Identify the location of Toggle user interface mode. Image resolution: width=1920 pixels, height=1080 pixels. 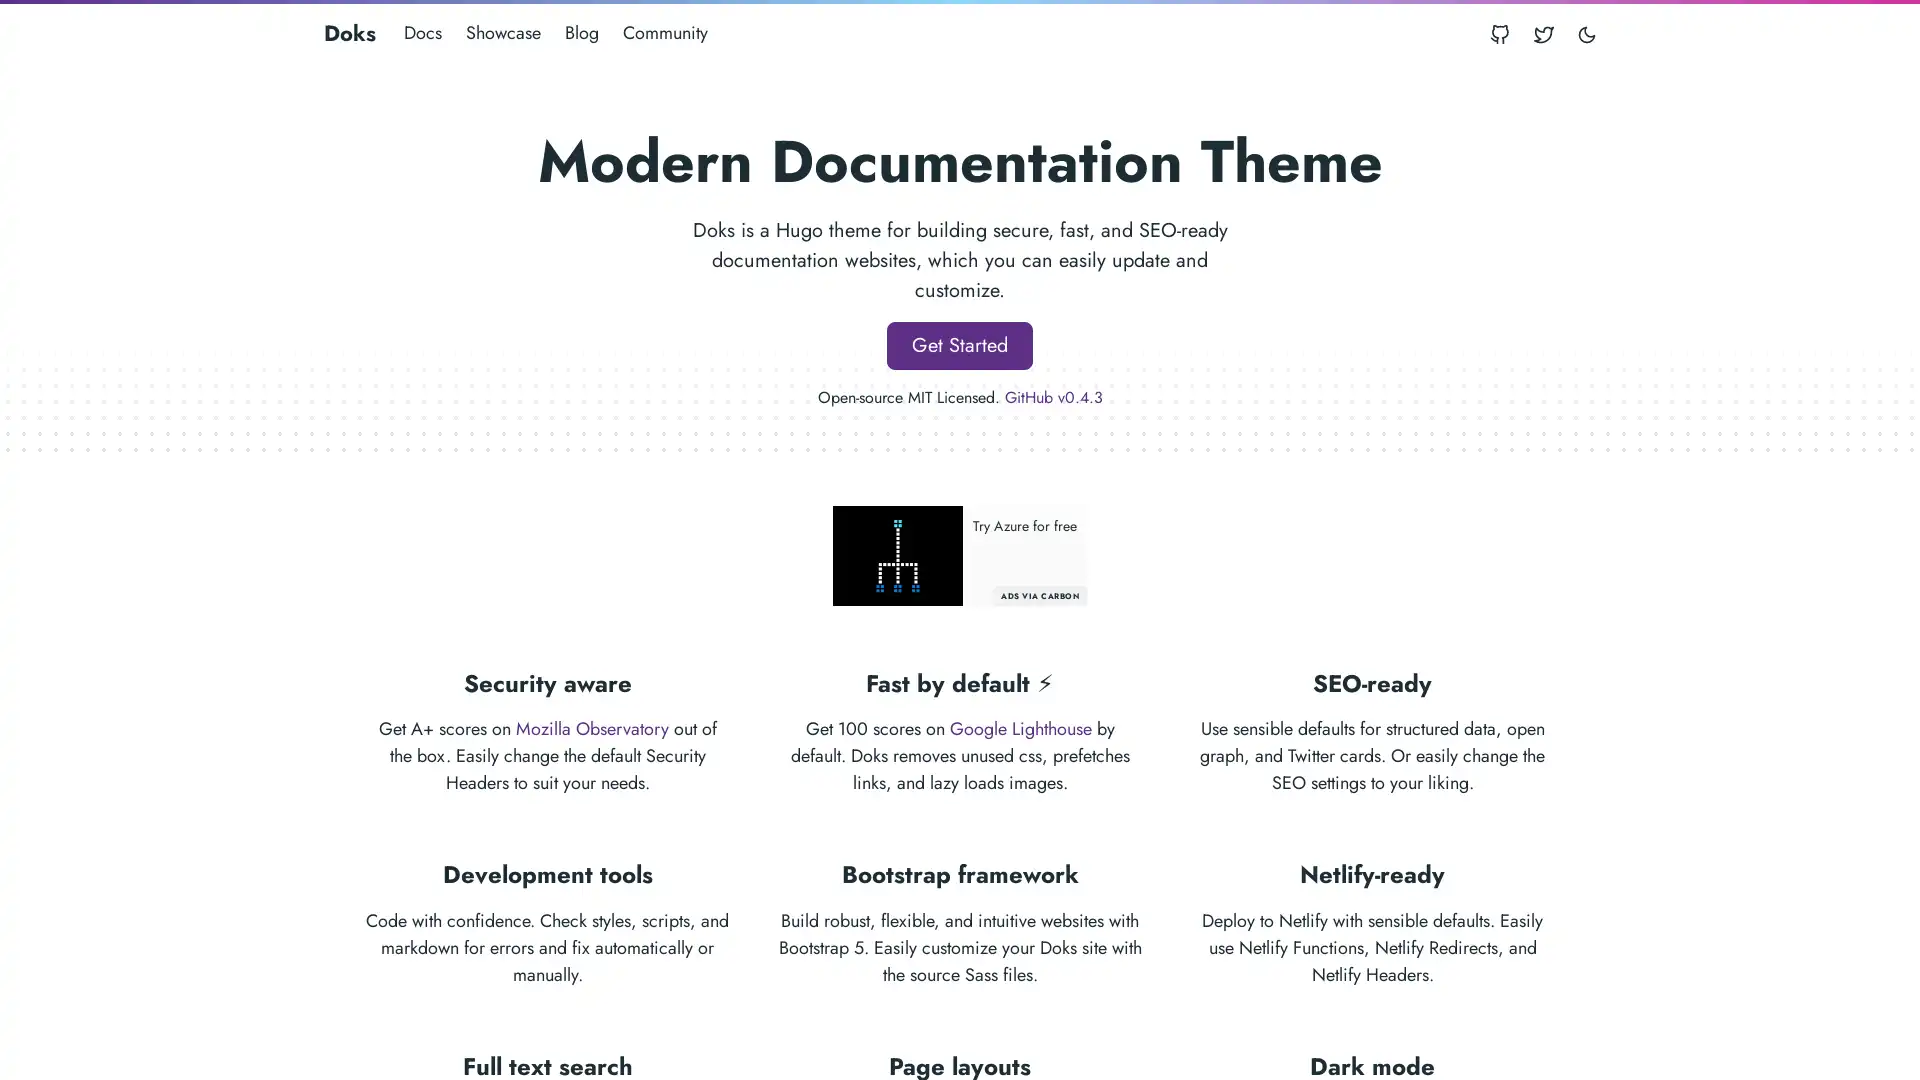
(1586, 33).